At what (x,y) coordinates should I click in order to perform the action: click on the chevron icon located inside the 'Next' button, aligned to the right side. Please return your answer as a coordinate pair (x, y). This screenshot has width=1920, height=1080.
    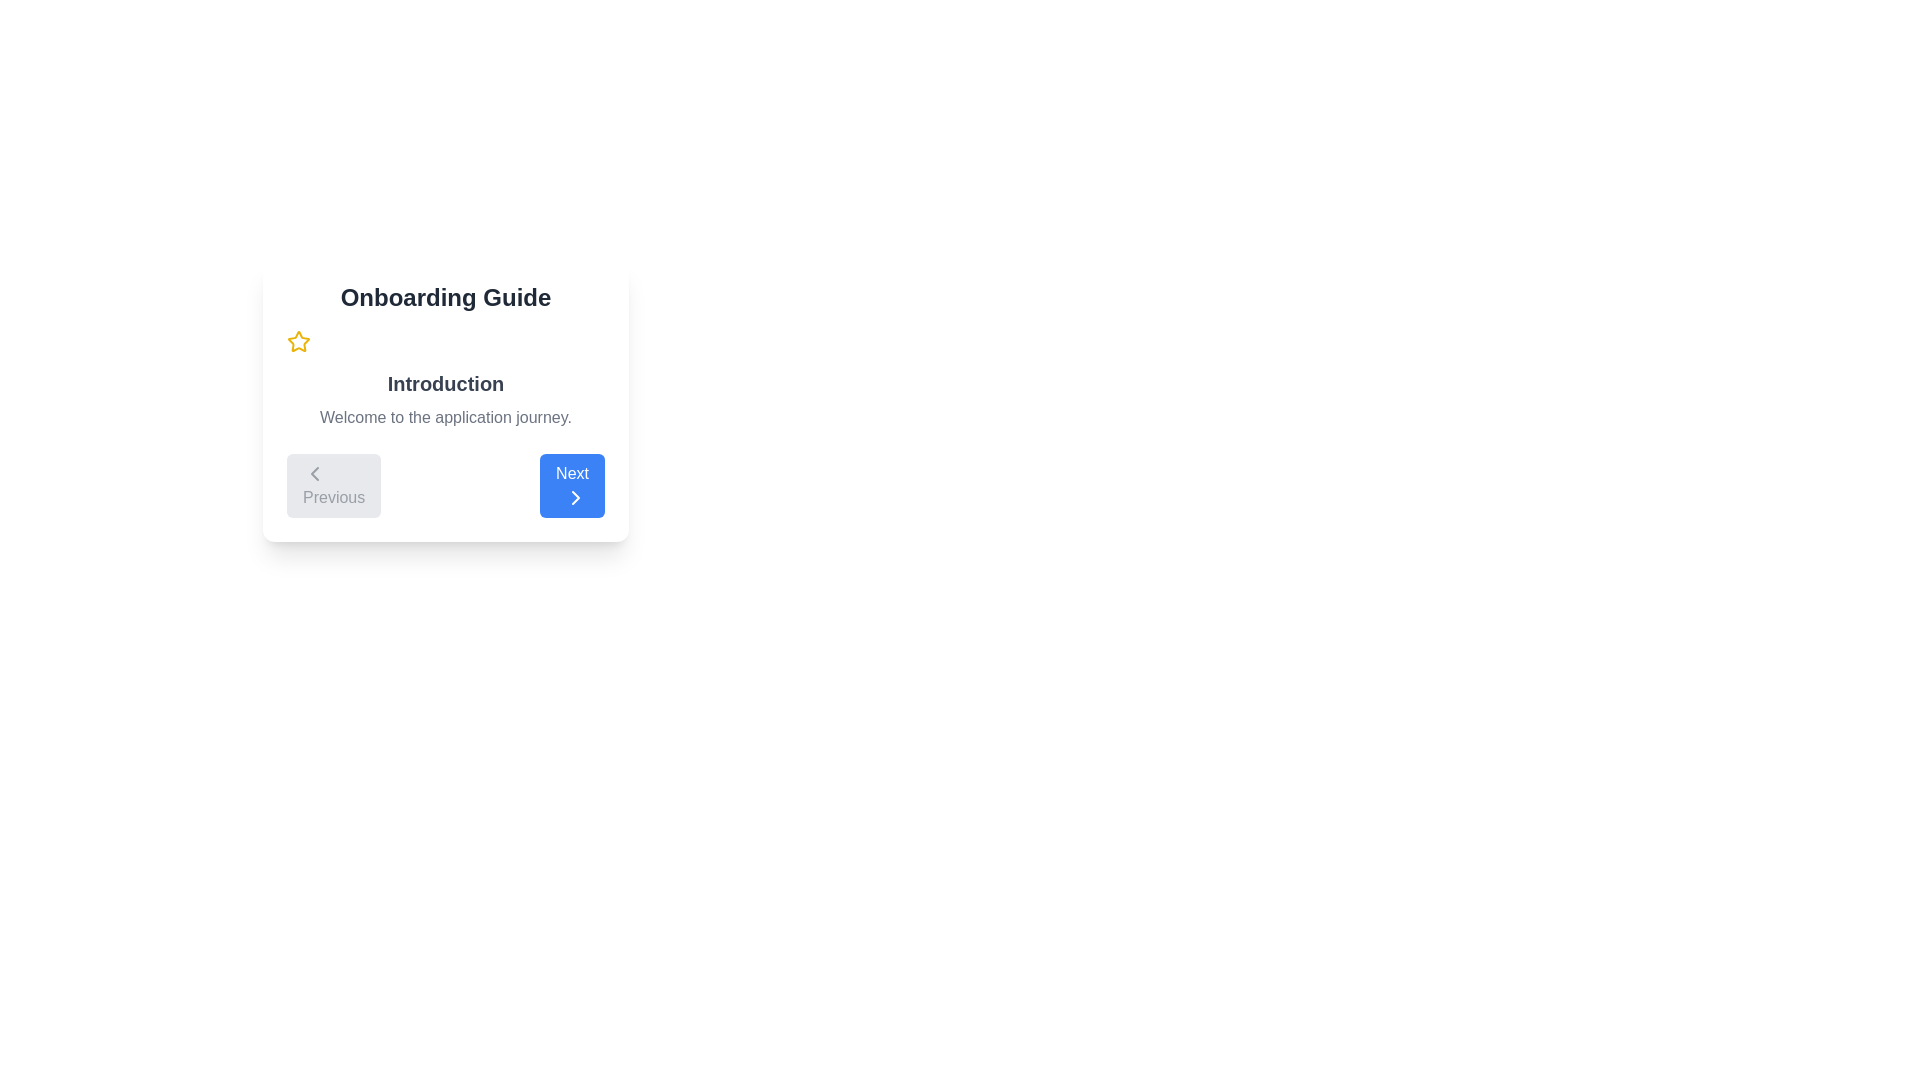
    Looking at the image, I should click on (575, 496).